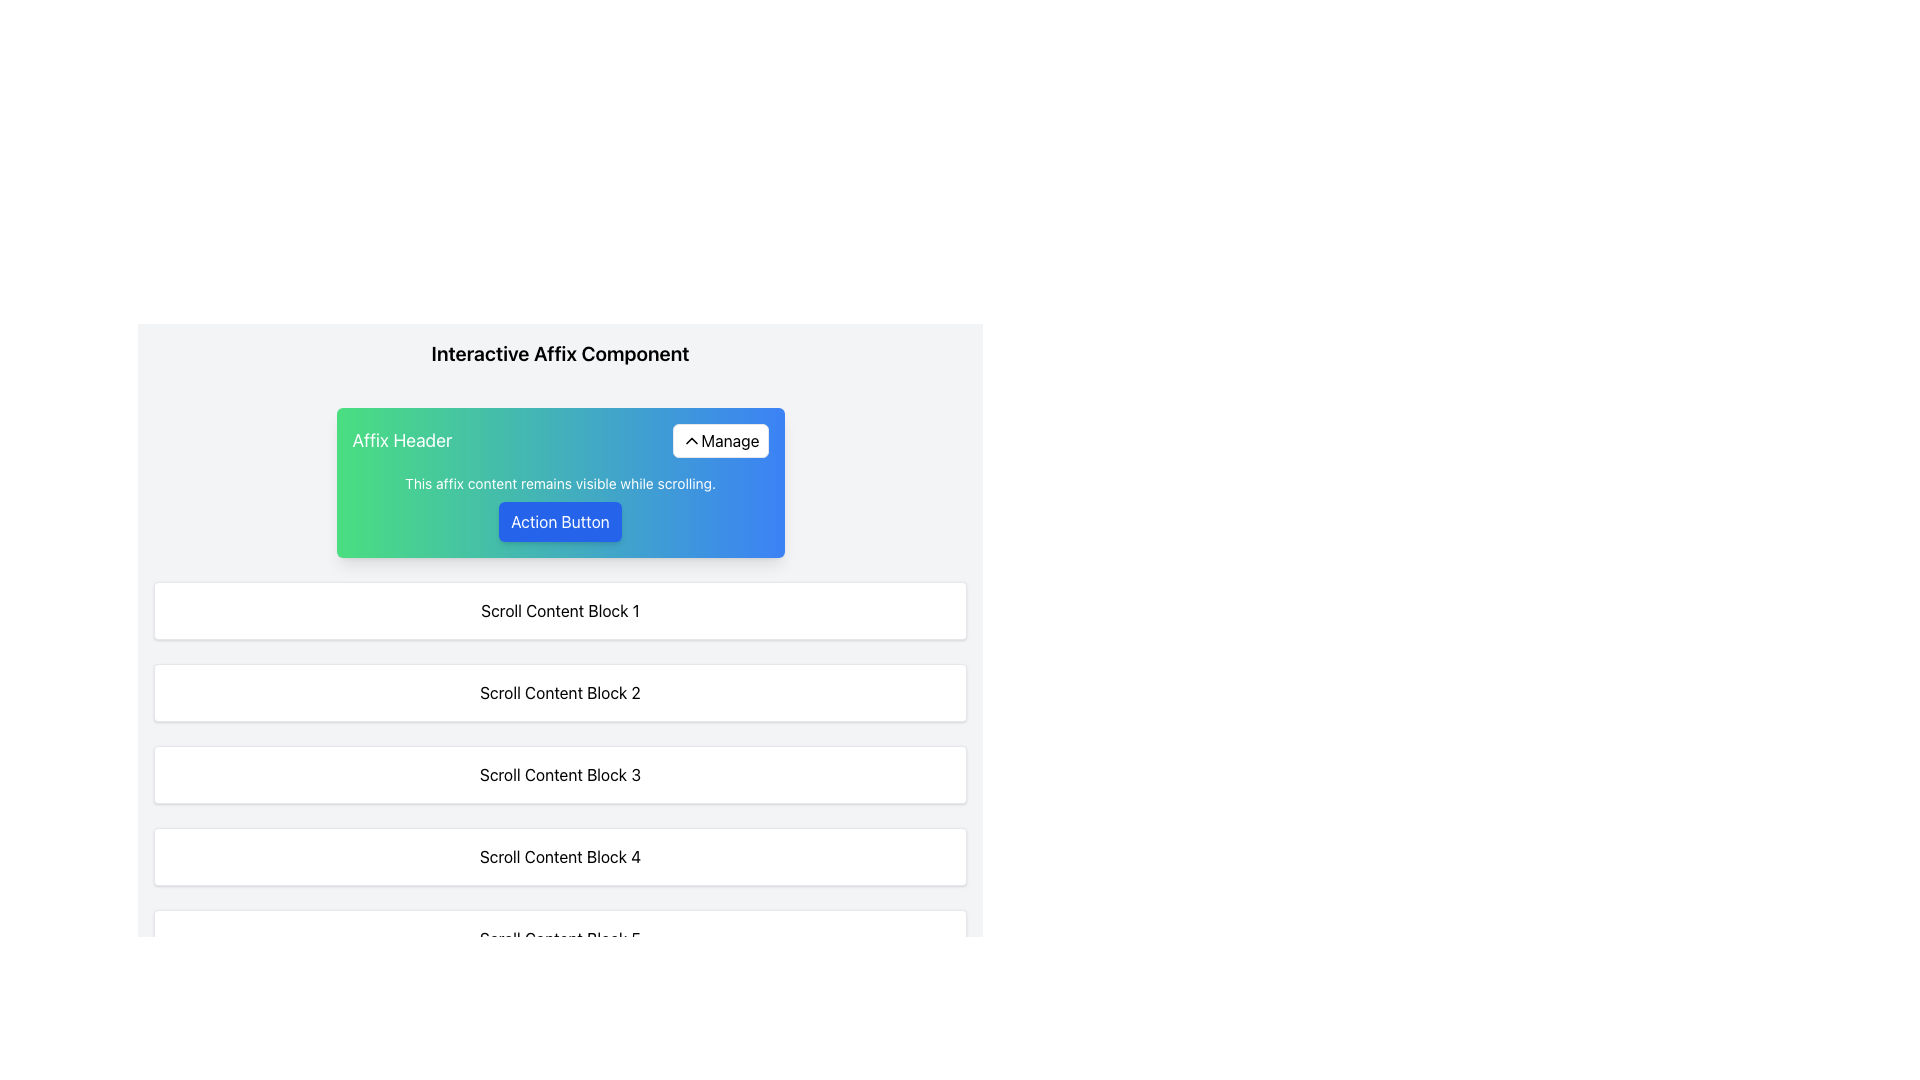 The height and width of the screenshot is (1080, 1920). Describe the element at coordinates (560, 692) in the screenshot. I see `the Static content block displaying 'Scroll Content Block 2', which is a rectangular block with a white background and slightly rounded corners, located directly below 'Scroll Content Block 1'` at that location.